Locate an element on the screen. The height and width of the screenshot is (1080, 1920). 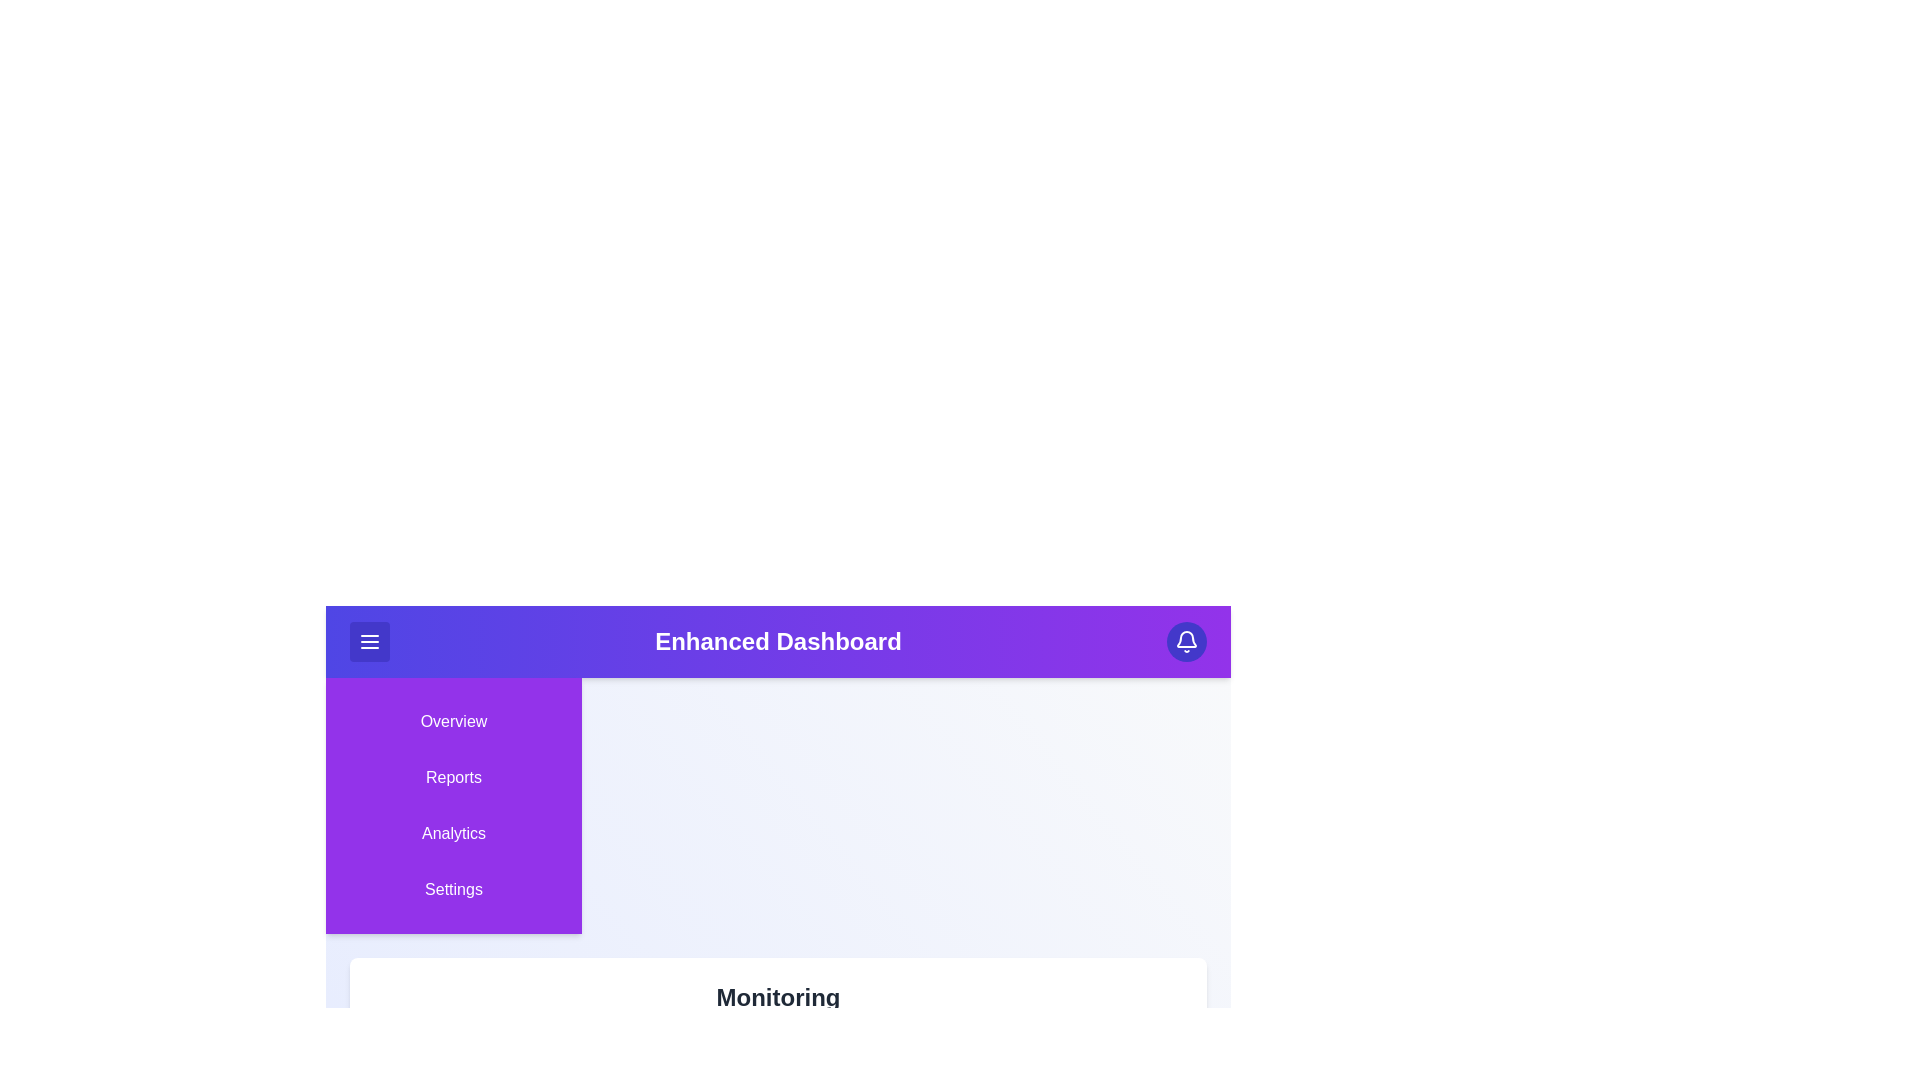
the sidebar menu item Reports to navigate to its section is located at coordinates (453, 777).